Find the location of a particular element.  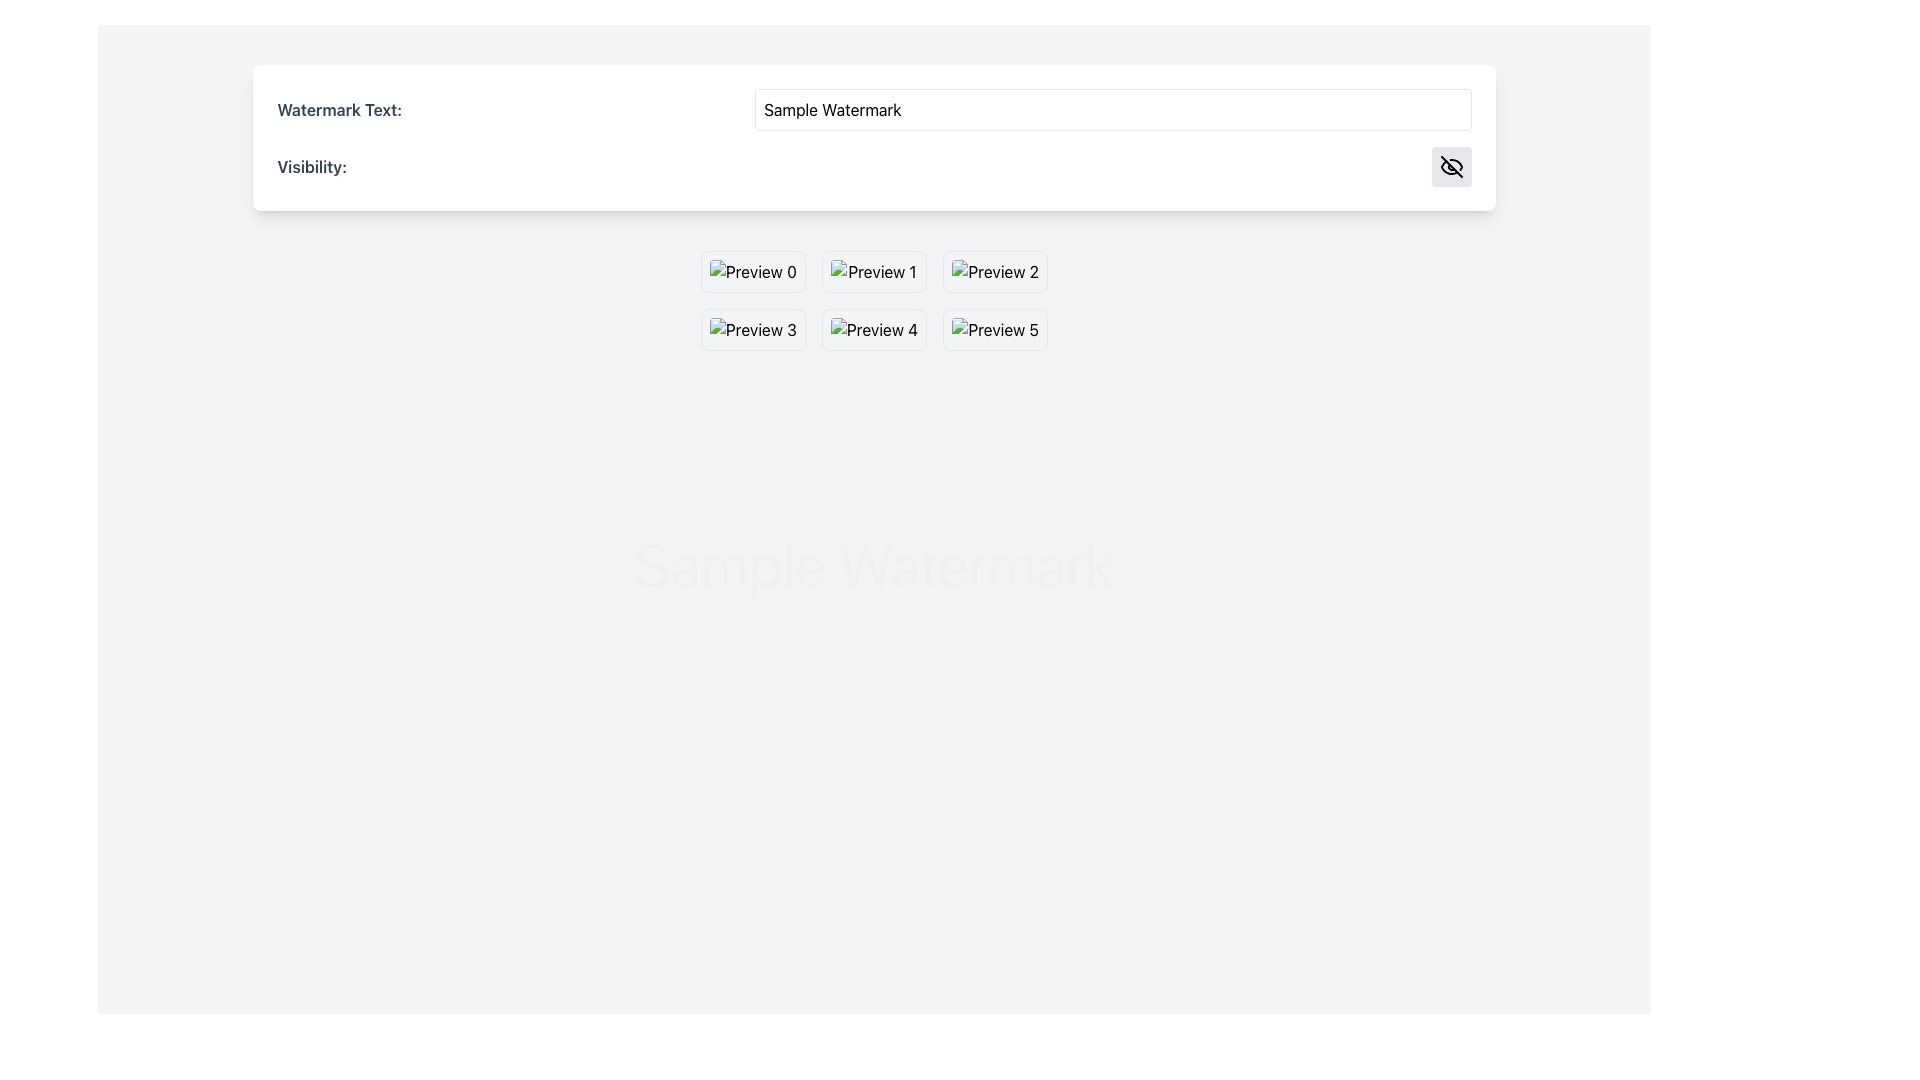

the image thumbnail located in the second row, third column of the grid, which displays a preview text below the image is located at coordinates (995, 329).